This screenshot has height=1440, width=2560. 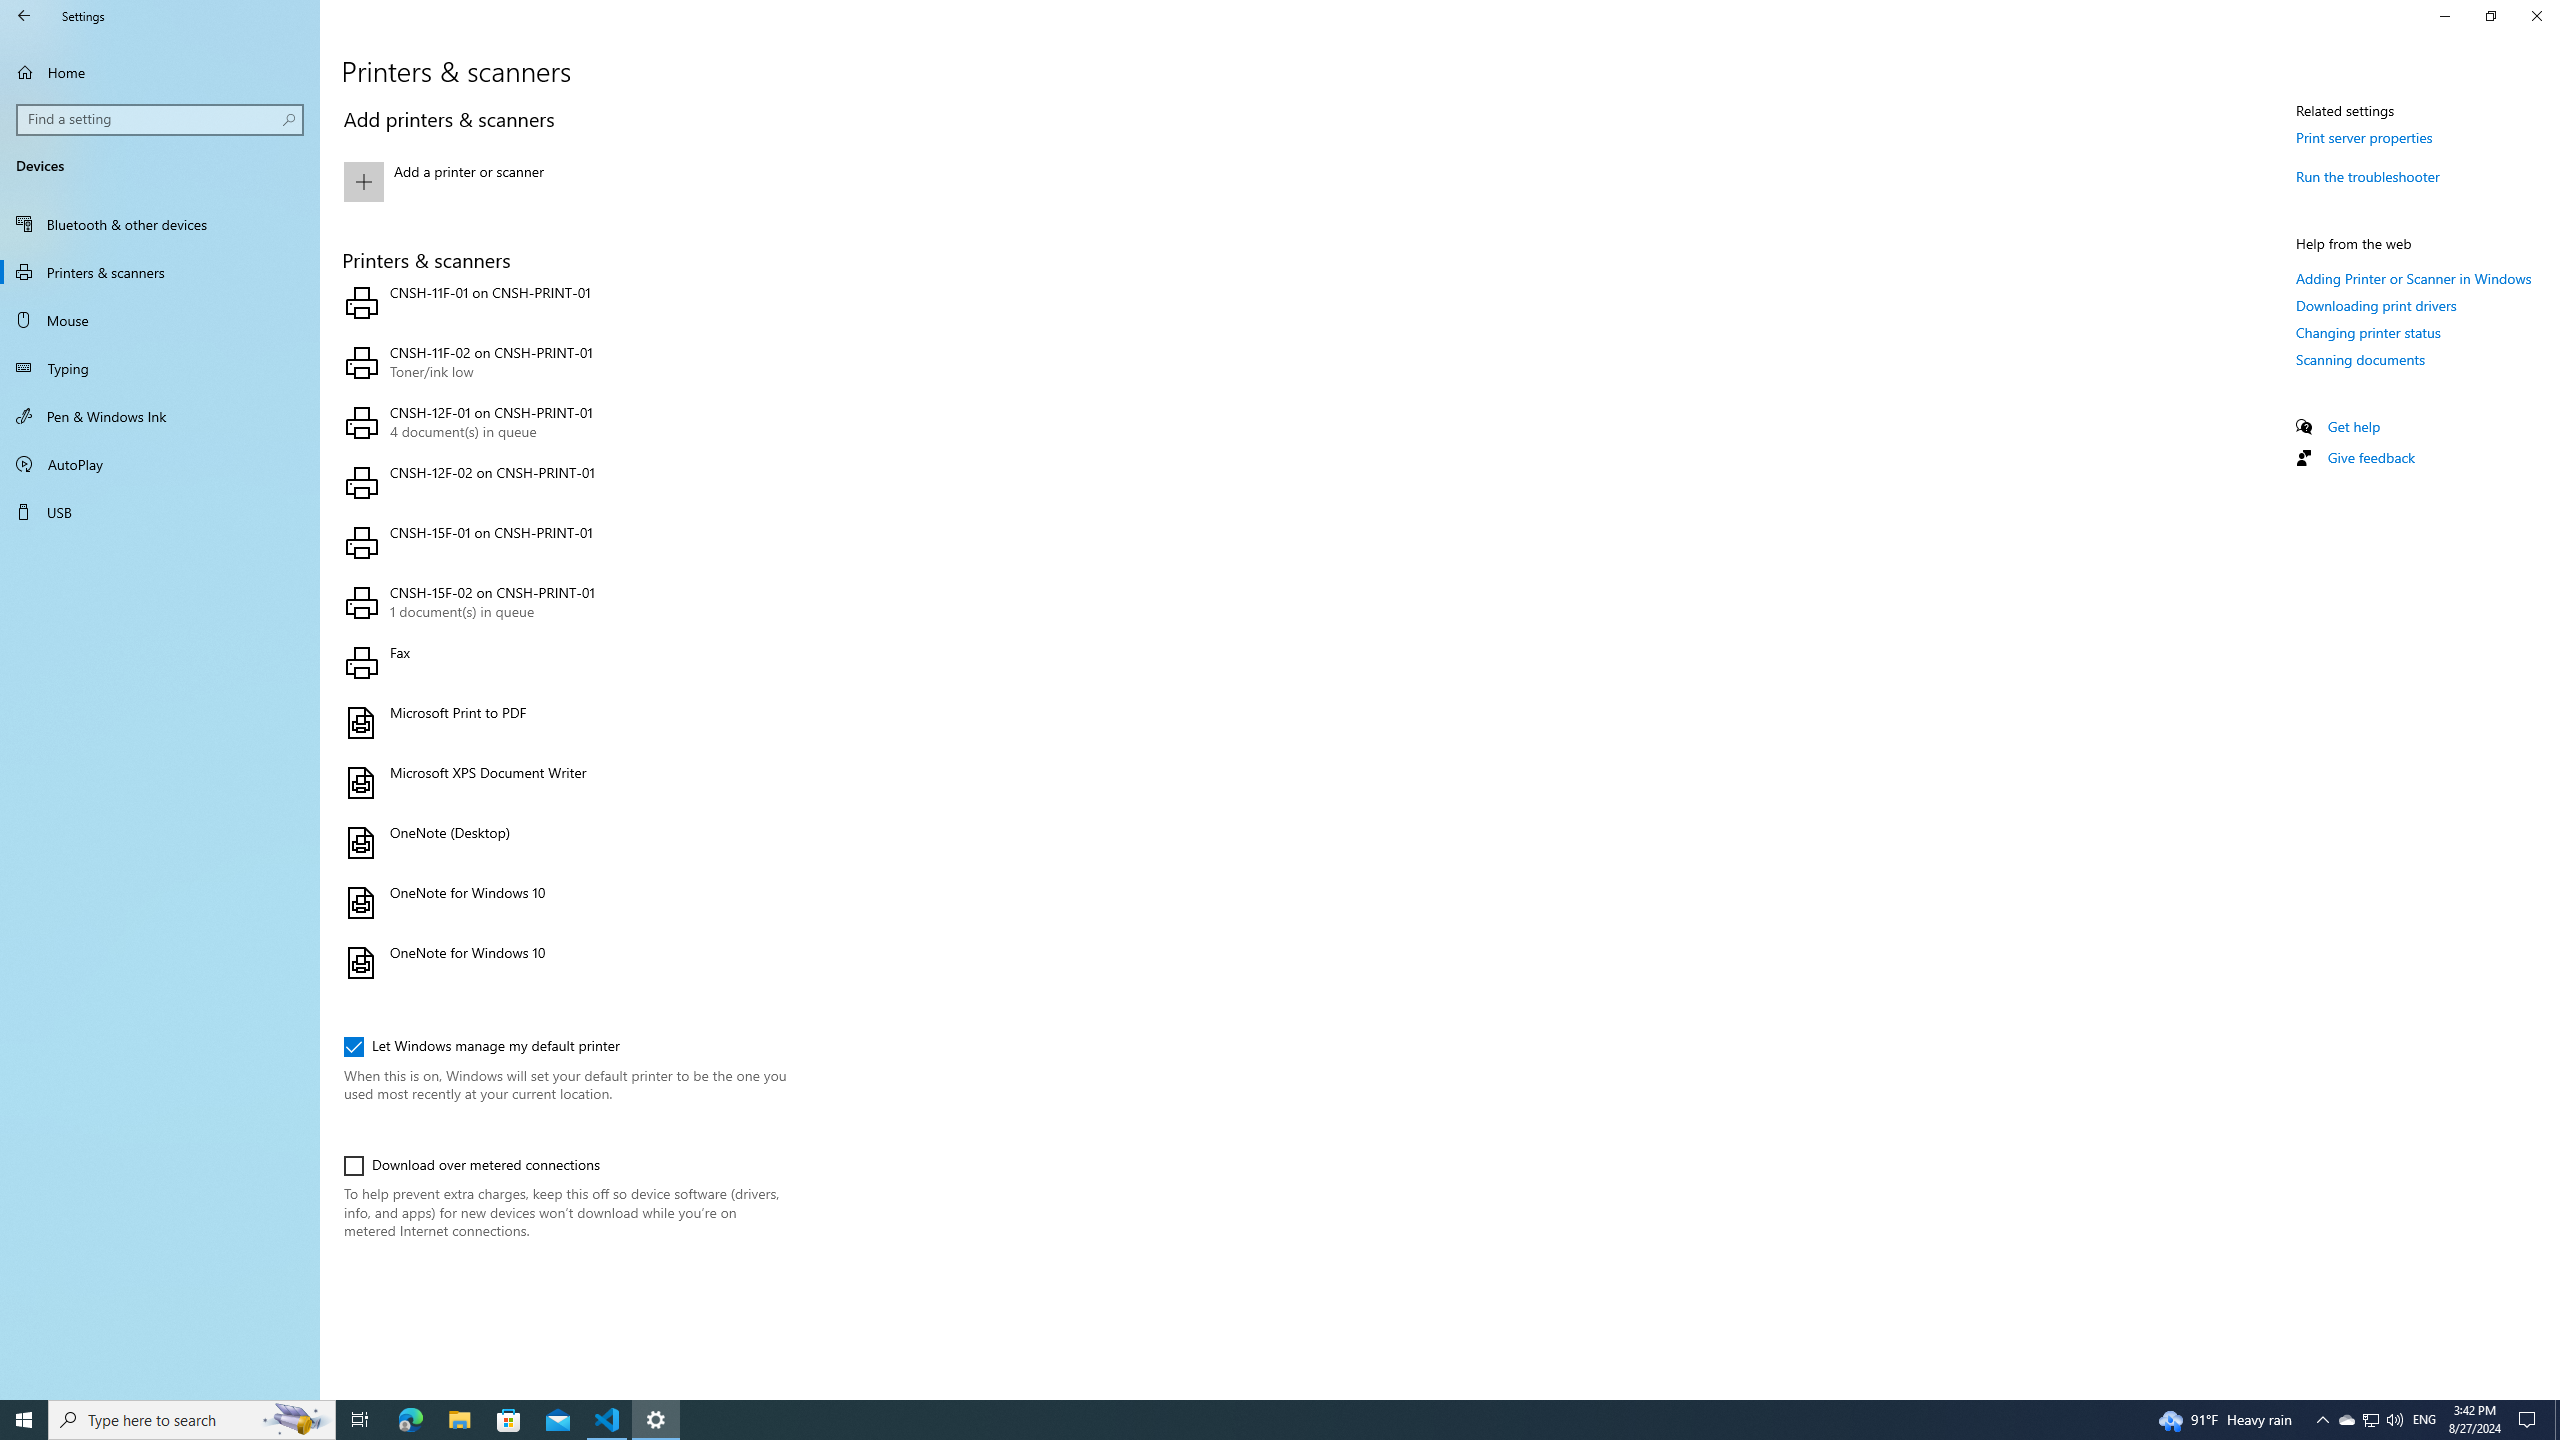 I want to click on 'Bluetooth & other devices', so click(x=159, y=222).